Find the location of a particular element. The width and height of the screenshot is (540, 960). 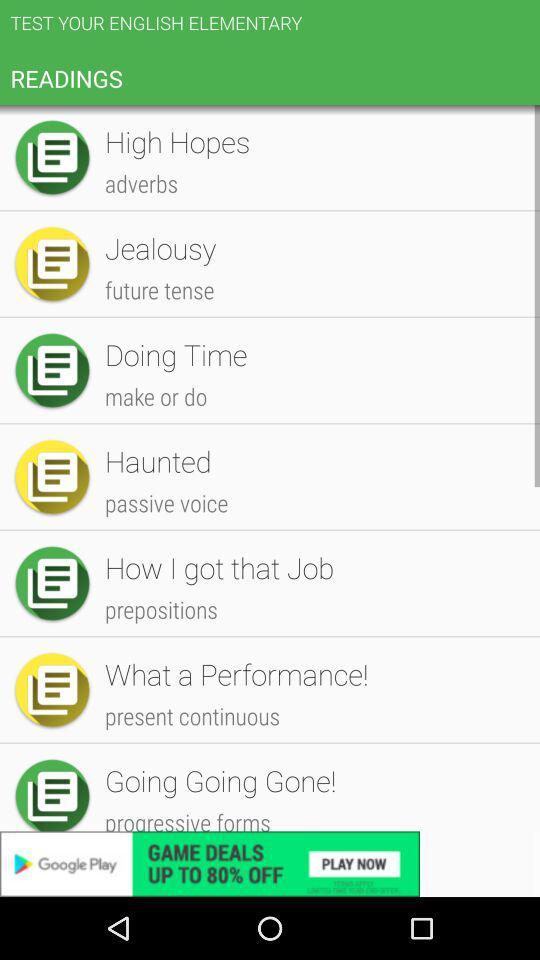

item below the hangman item is located at coordinates (312, 706).